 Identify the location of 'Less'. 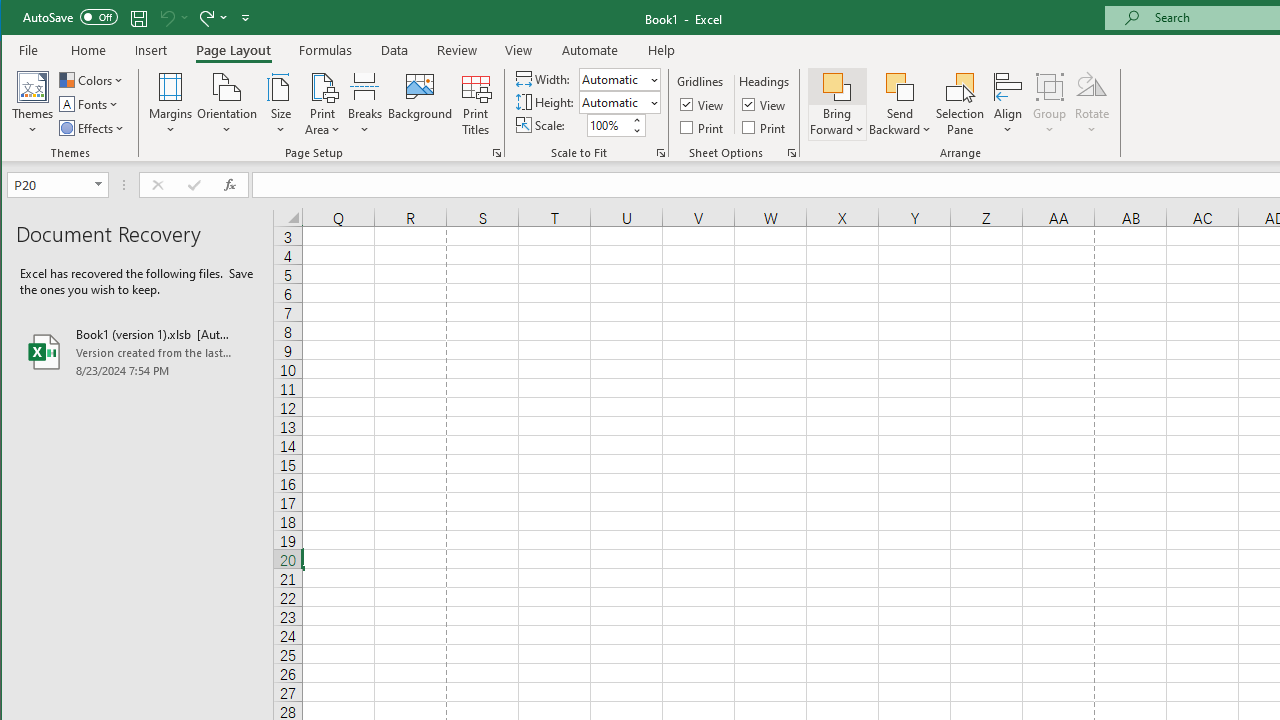
(635, 130).